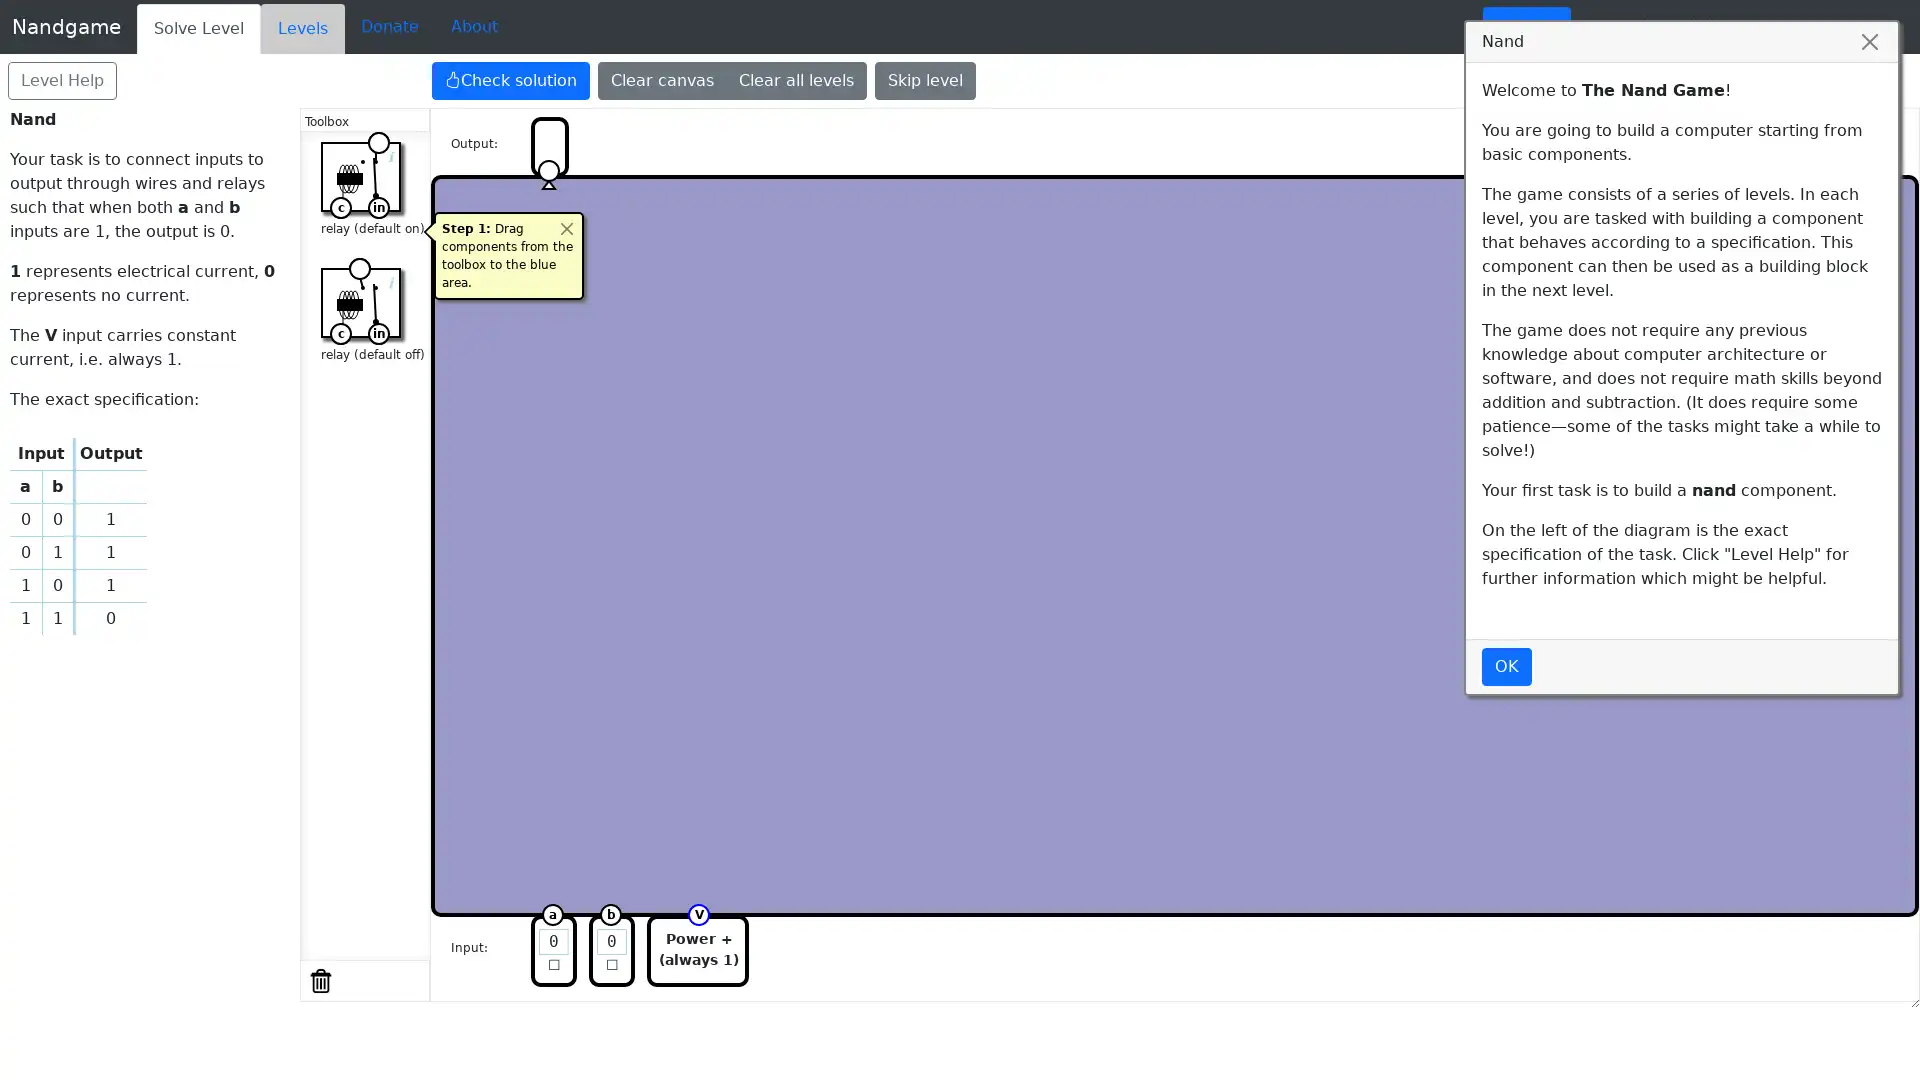  What do you see at coordinates (1869, 27) in the screenshot?
I see `Polski` at bounding box center [1869, 27].